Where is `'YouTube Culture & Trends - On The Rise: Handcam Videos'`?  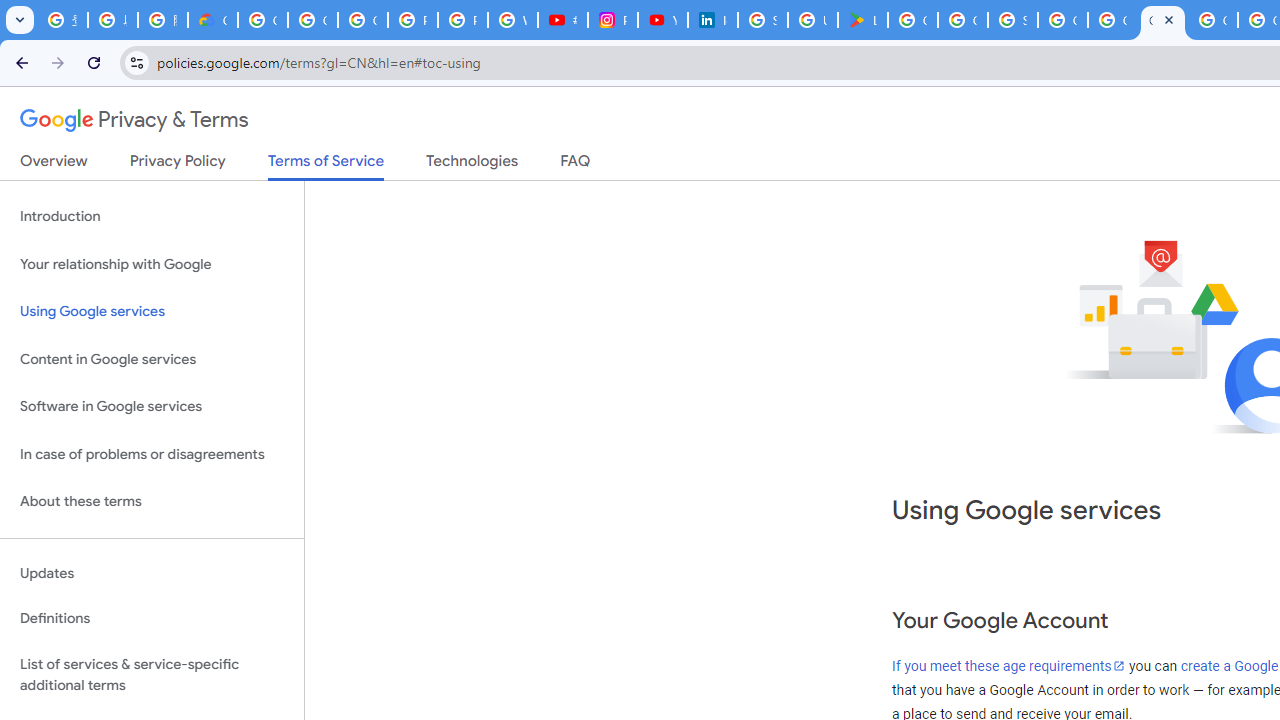 'YouTube Culture & Trends - On The Rise: Handcam Videos' is located at coordinates (663, 20).